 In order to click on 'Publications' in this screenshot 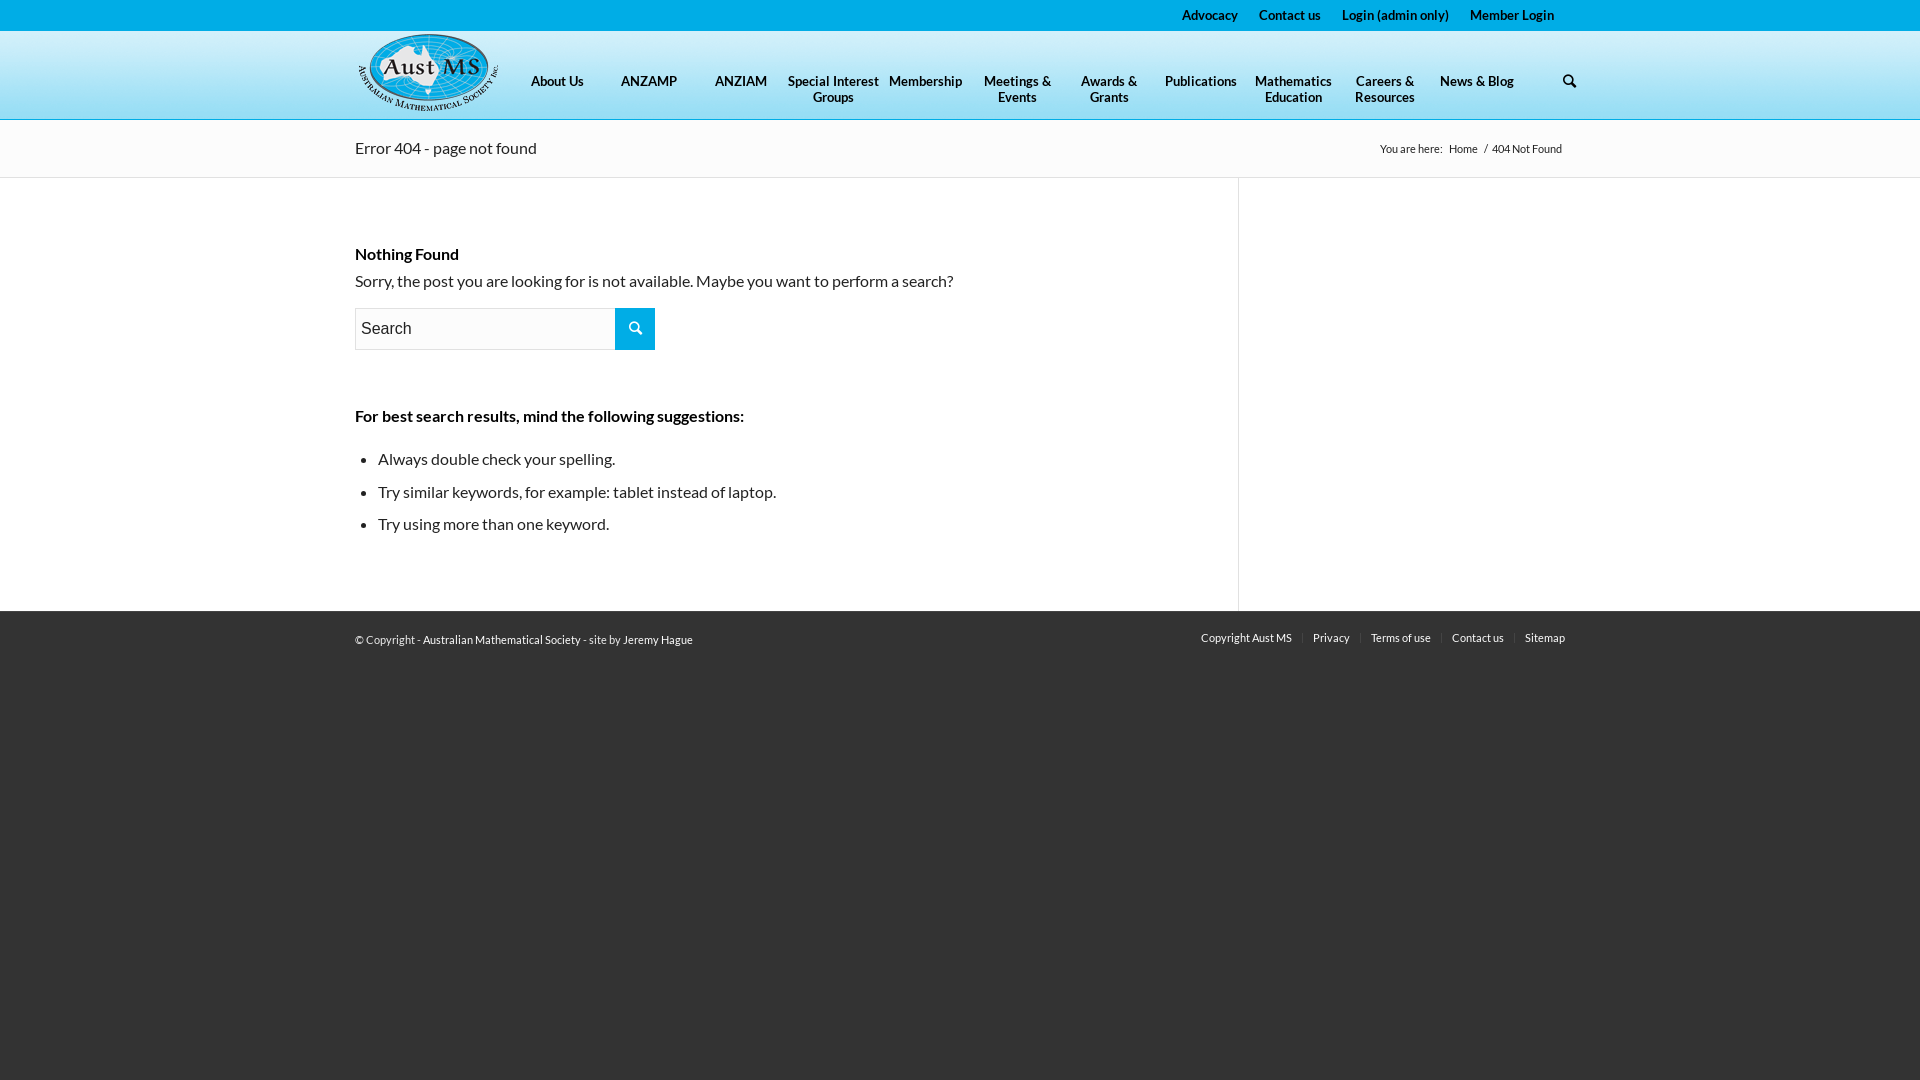, I will do `click(1200, 95)`.